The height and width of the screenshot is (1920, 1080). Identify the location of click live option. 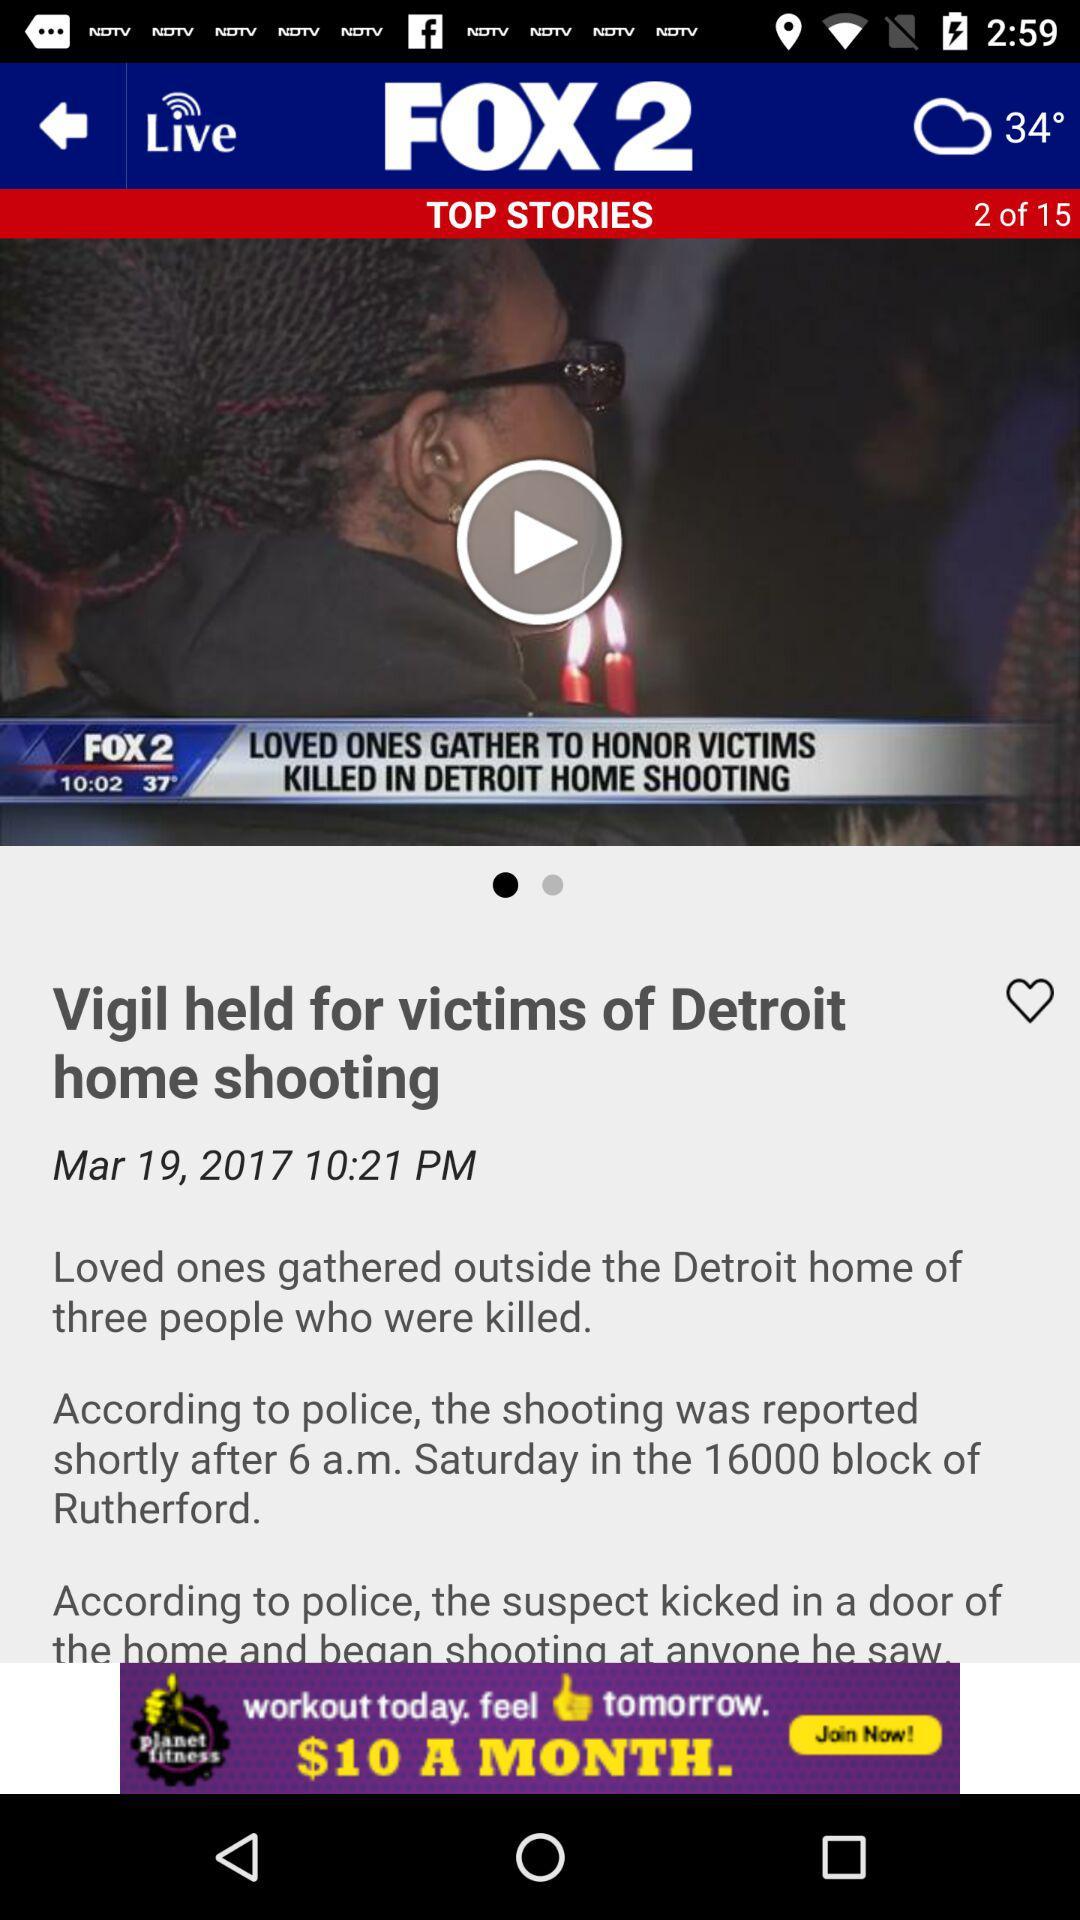
(189, 124).